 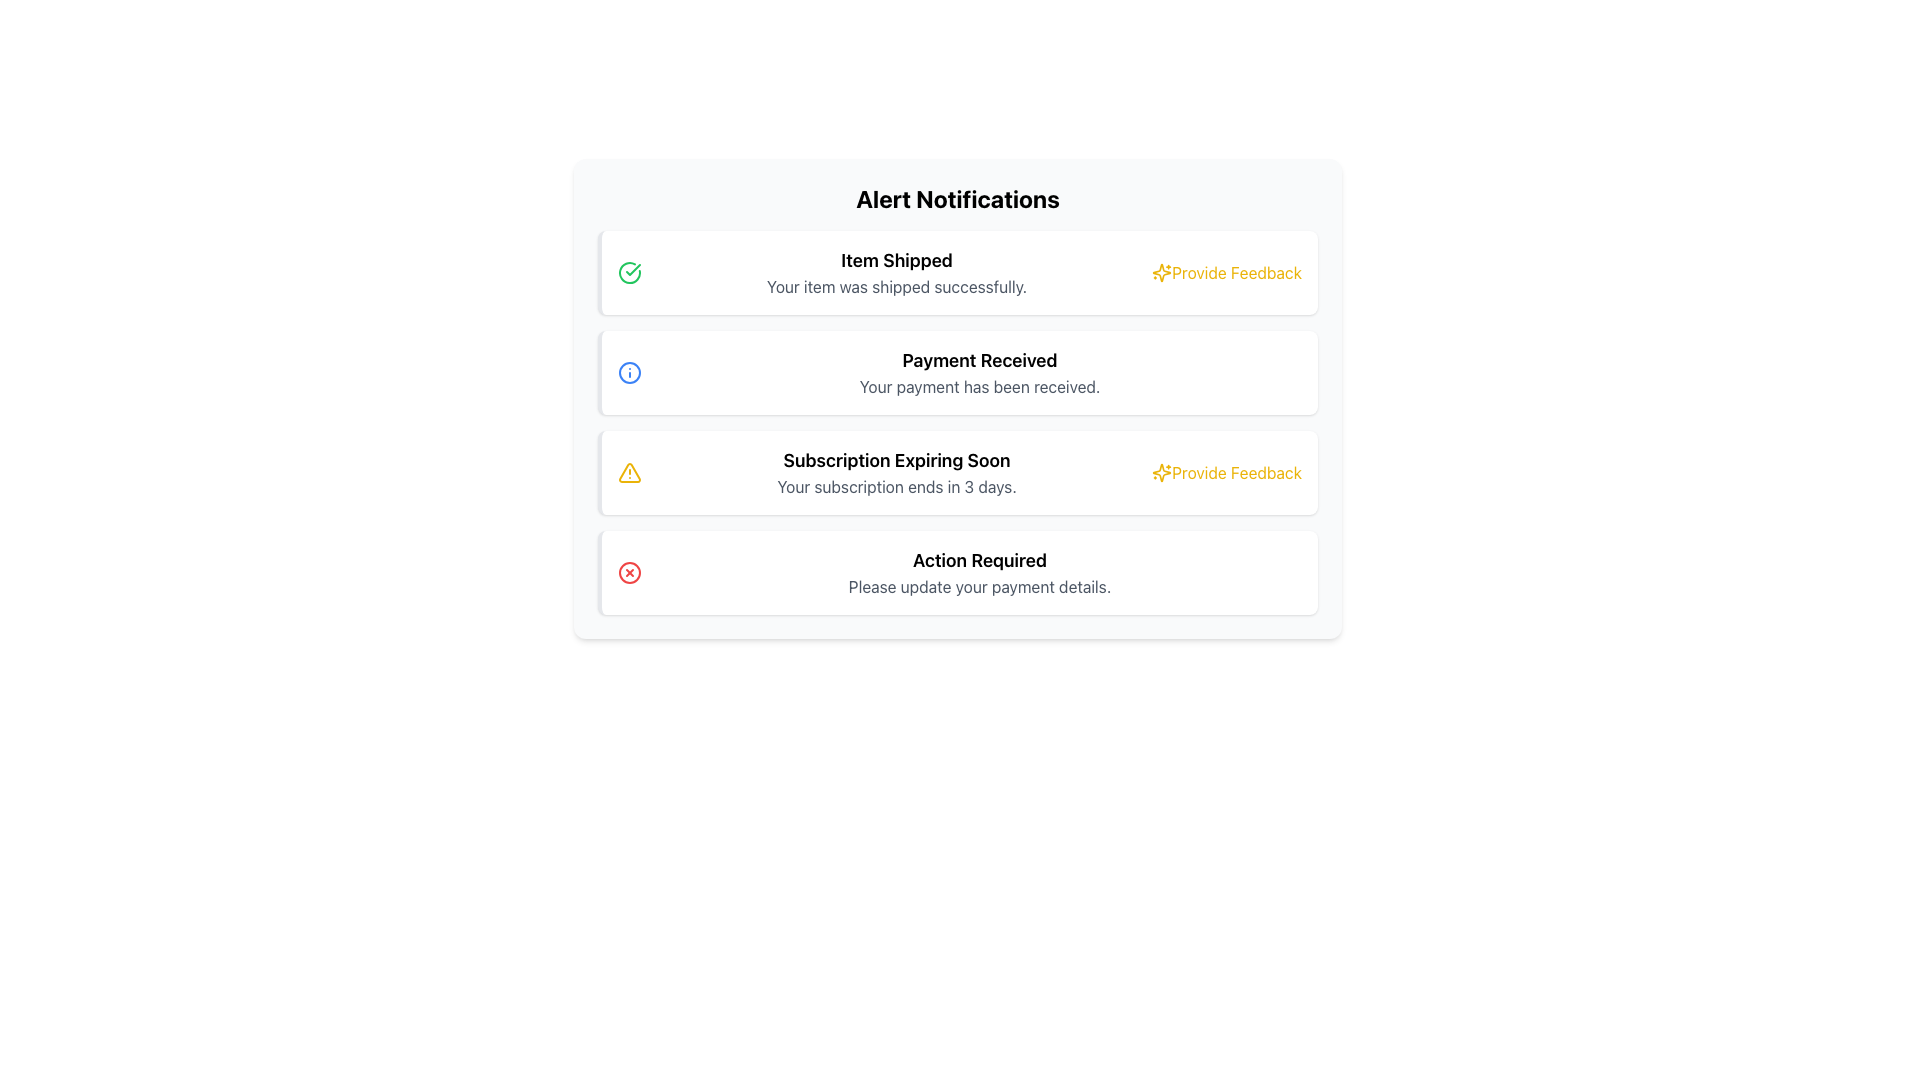 What do you see at coordinates (979, 361) in the screenshot?
I see `the 'Payment Received' text label, which is the top line of text in the second alert box from the top` at bounding box center [979, 361].